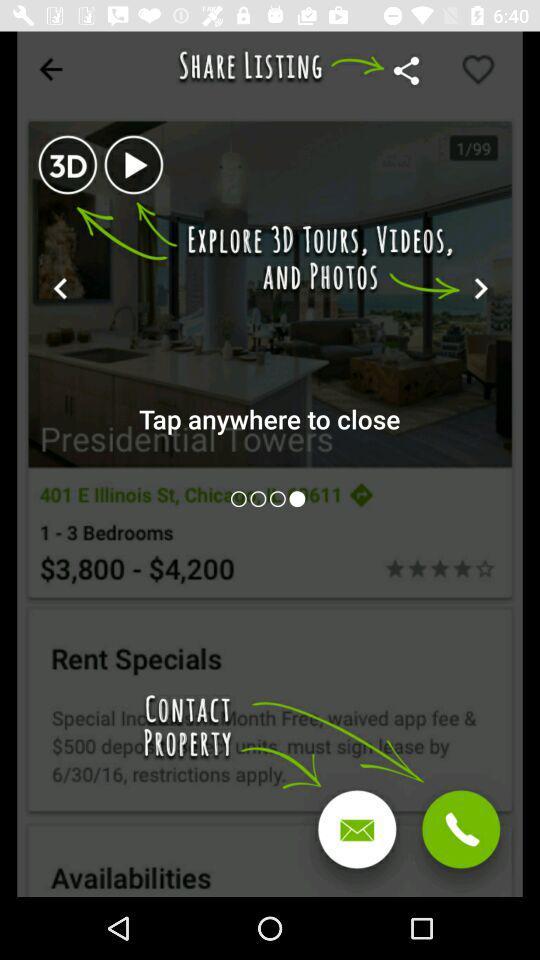 Image resolution: width=540 pixels, height=960 pixels. I want to click on previous image, so click(278, 498).